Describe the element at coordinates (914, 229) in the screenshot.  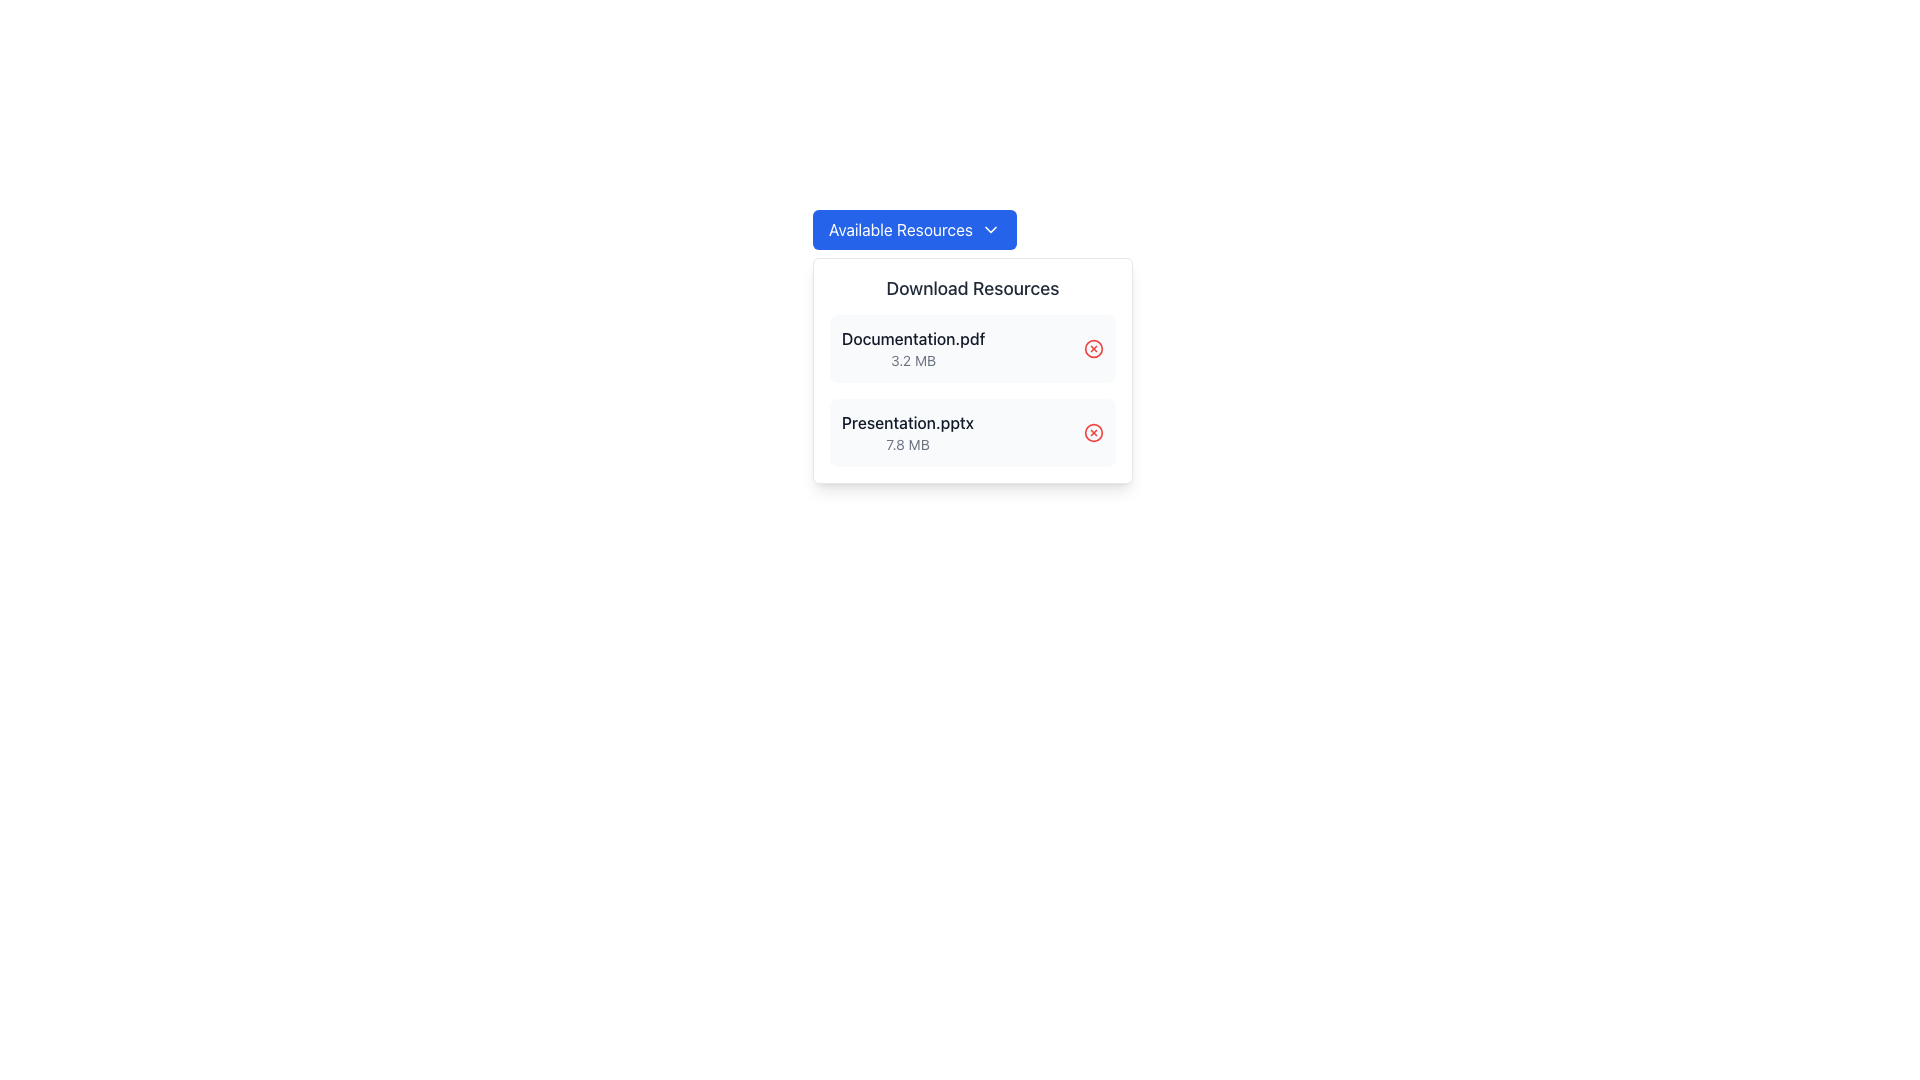
I see `the blue button labeled 'Available Resources' with a white downwards arrow` at that location.